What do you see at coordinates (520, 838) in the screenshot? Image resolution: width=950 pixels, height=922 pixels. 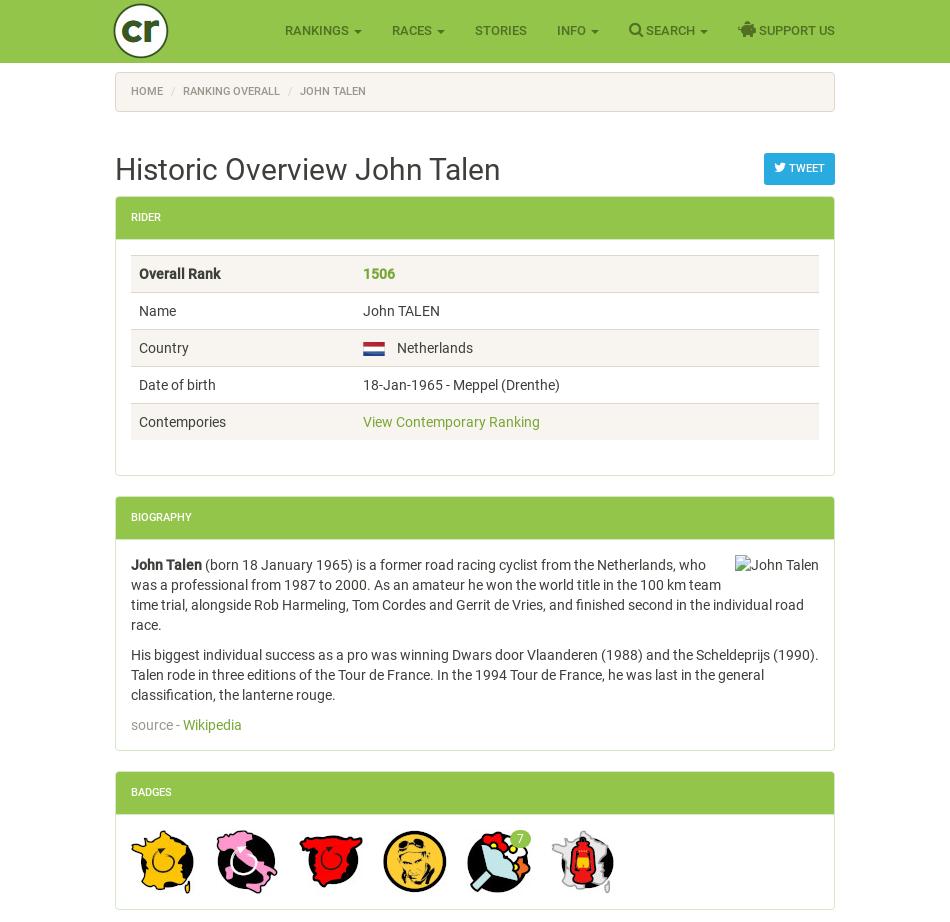 I see `'7'` at bounding box center [520, 838].